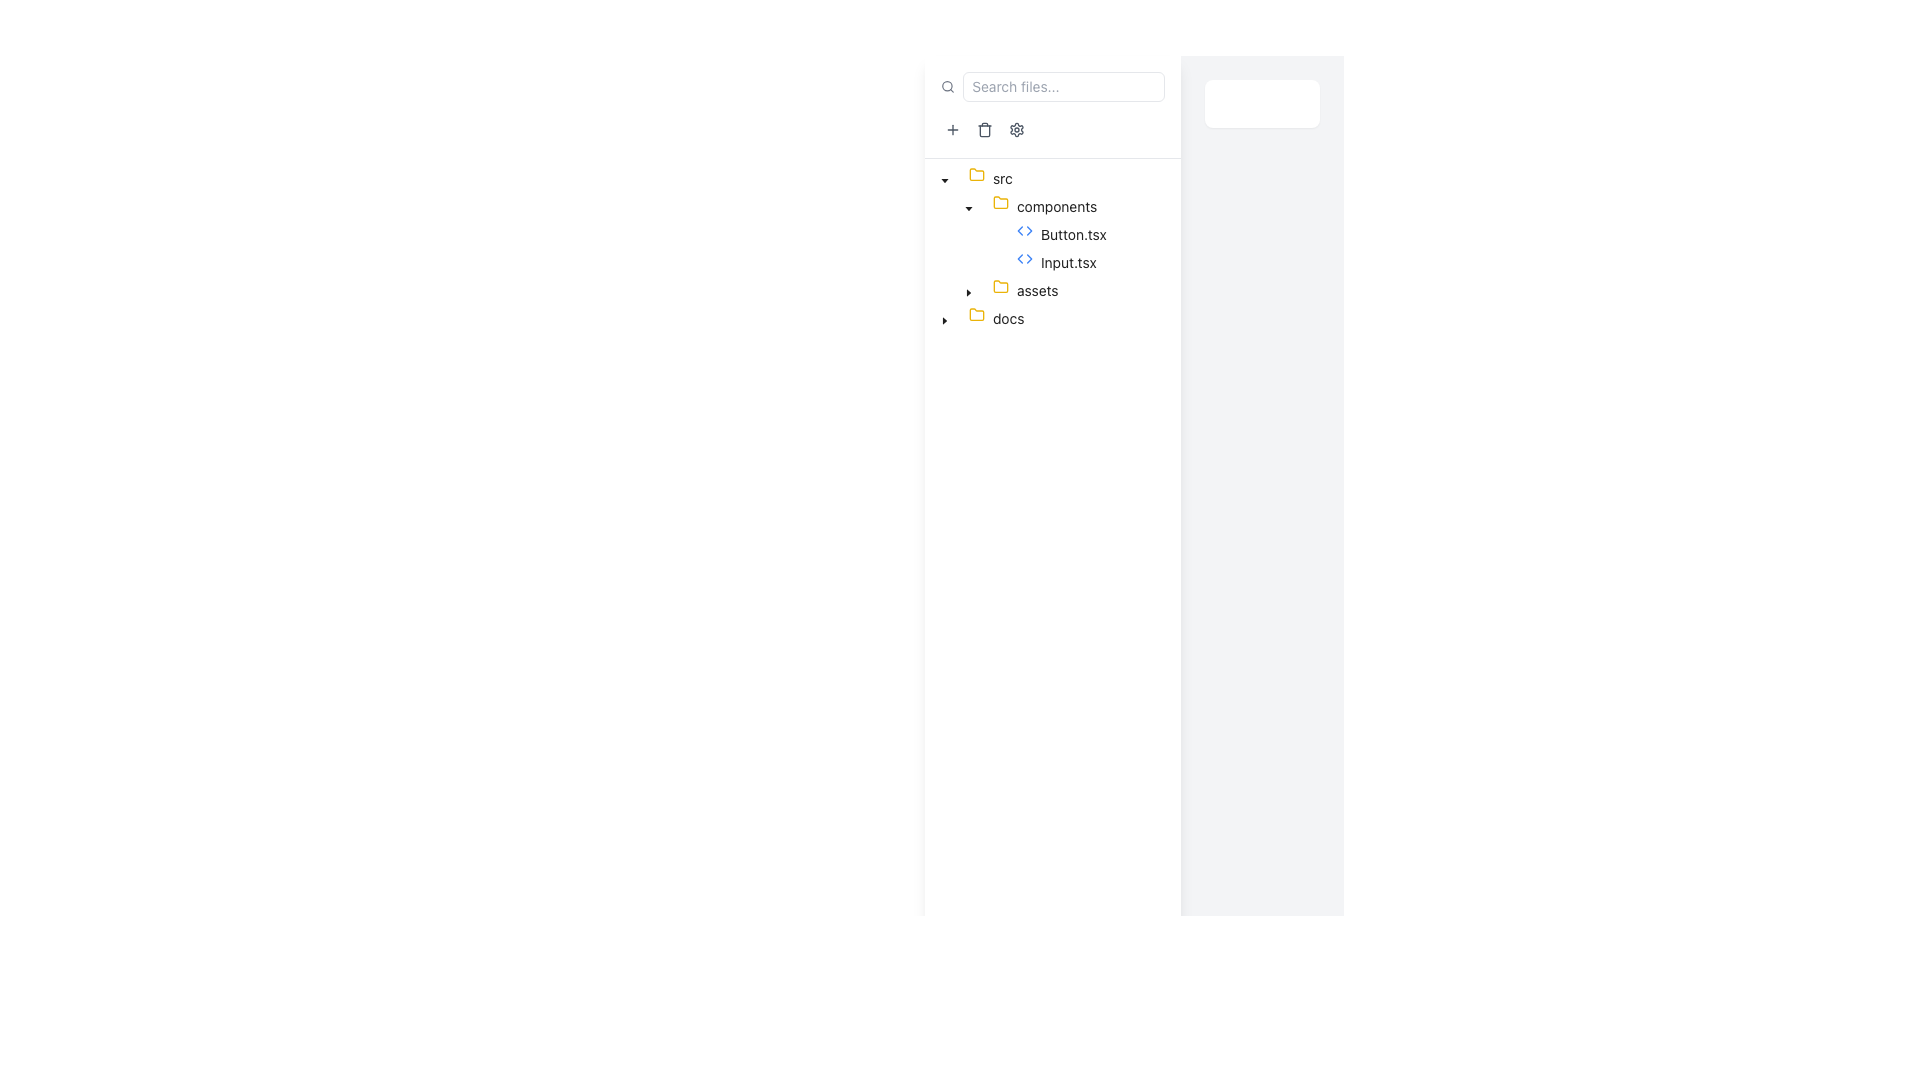 The height and width of the screenshot is (1080, 1920). I want to click on the text label 'components' which identifies the components section in the hierarchical file explorer, so click(1056, 206).